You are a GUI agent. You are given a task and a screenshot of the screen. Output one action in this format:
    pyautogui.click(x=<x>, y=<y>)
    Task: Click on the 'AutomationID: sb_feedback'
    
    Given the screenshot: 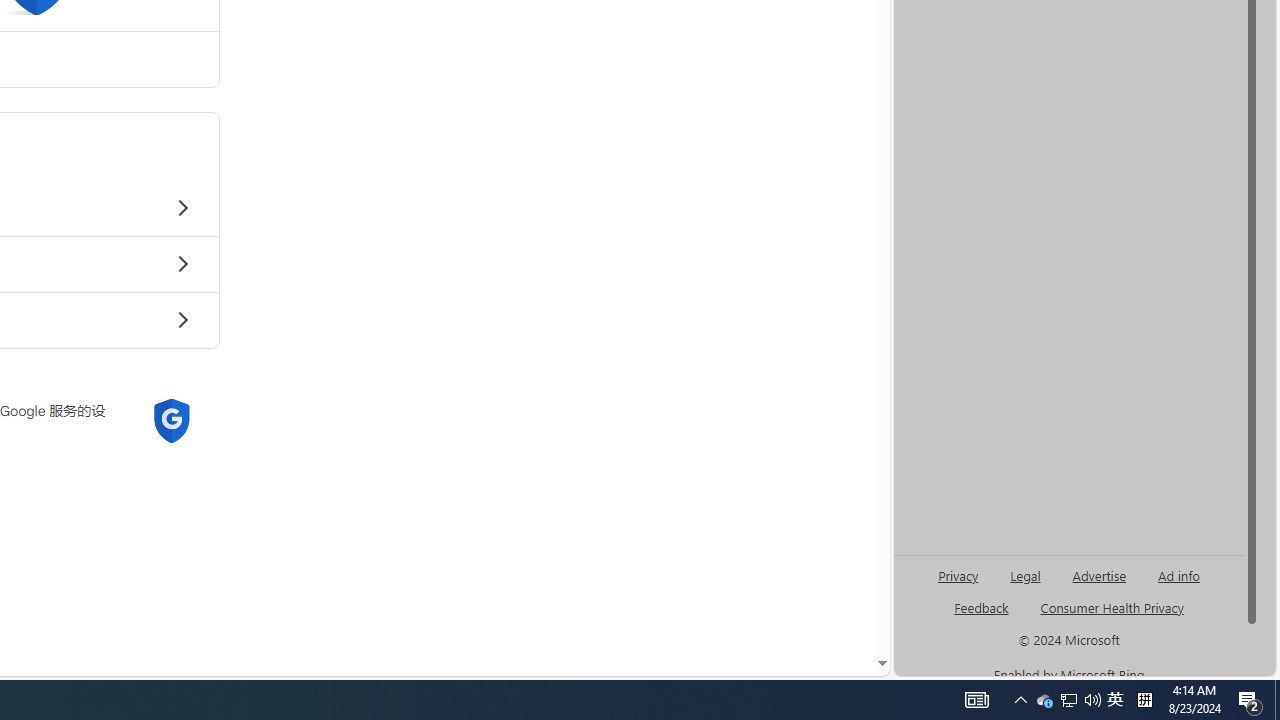 What is the action you would take?
    pyautogui.click(x=981, y=606)
    